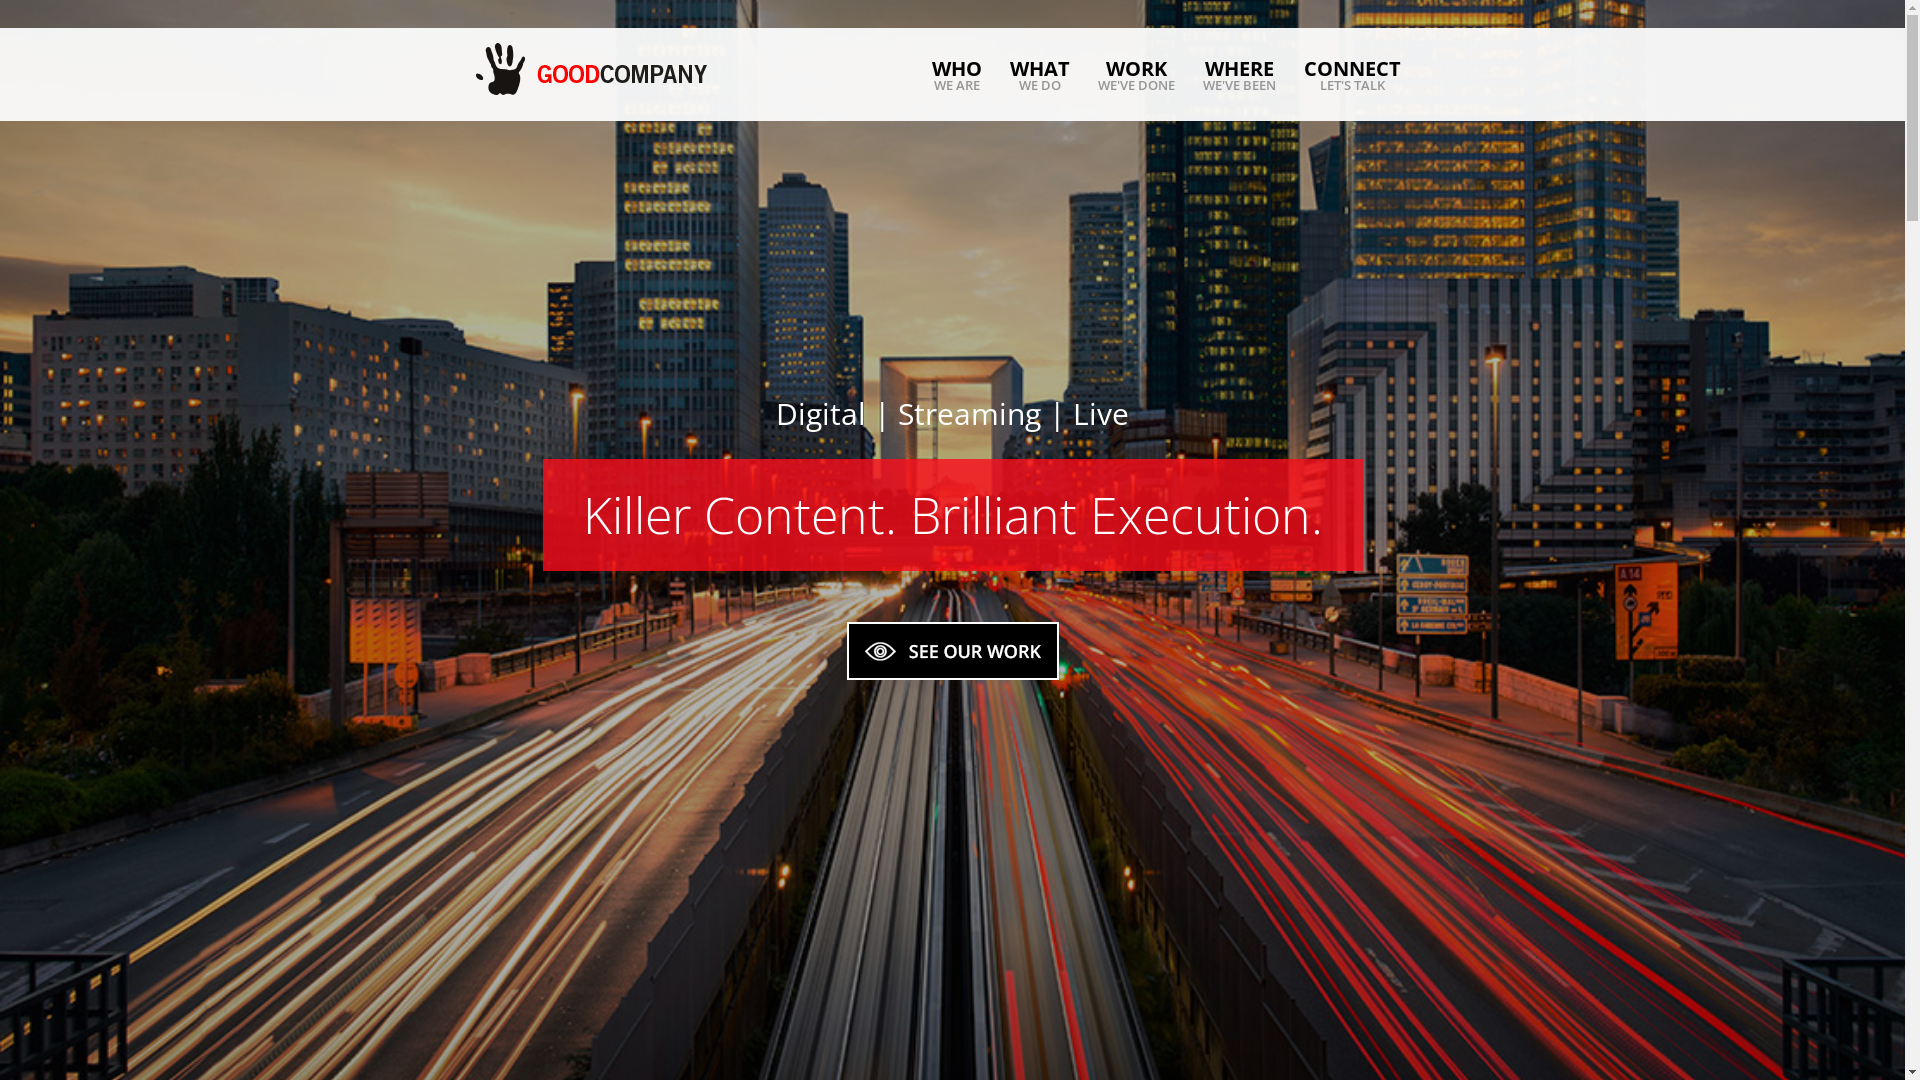 The image size is (1920, 1080). Describe the element at coordinates (1304, 74) in the screenshot. I see `'CONNECT` at that location.